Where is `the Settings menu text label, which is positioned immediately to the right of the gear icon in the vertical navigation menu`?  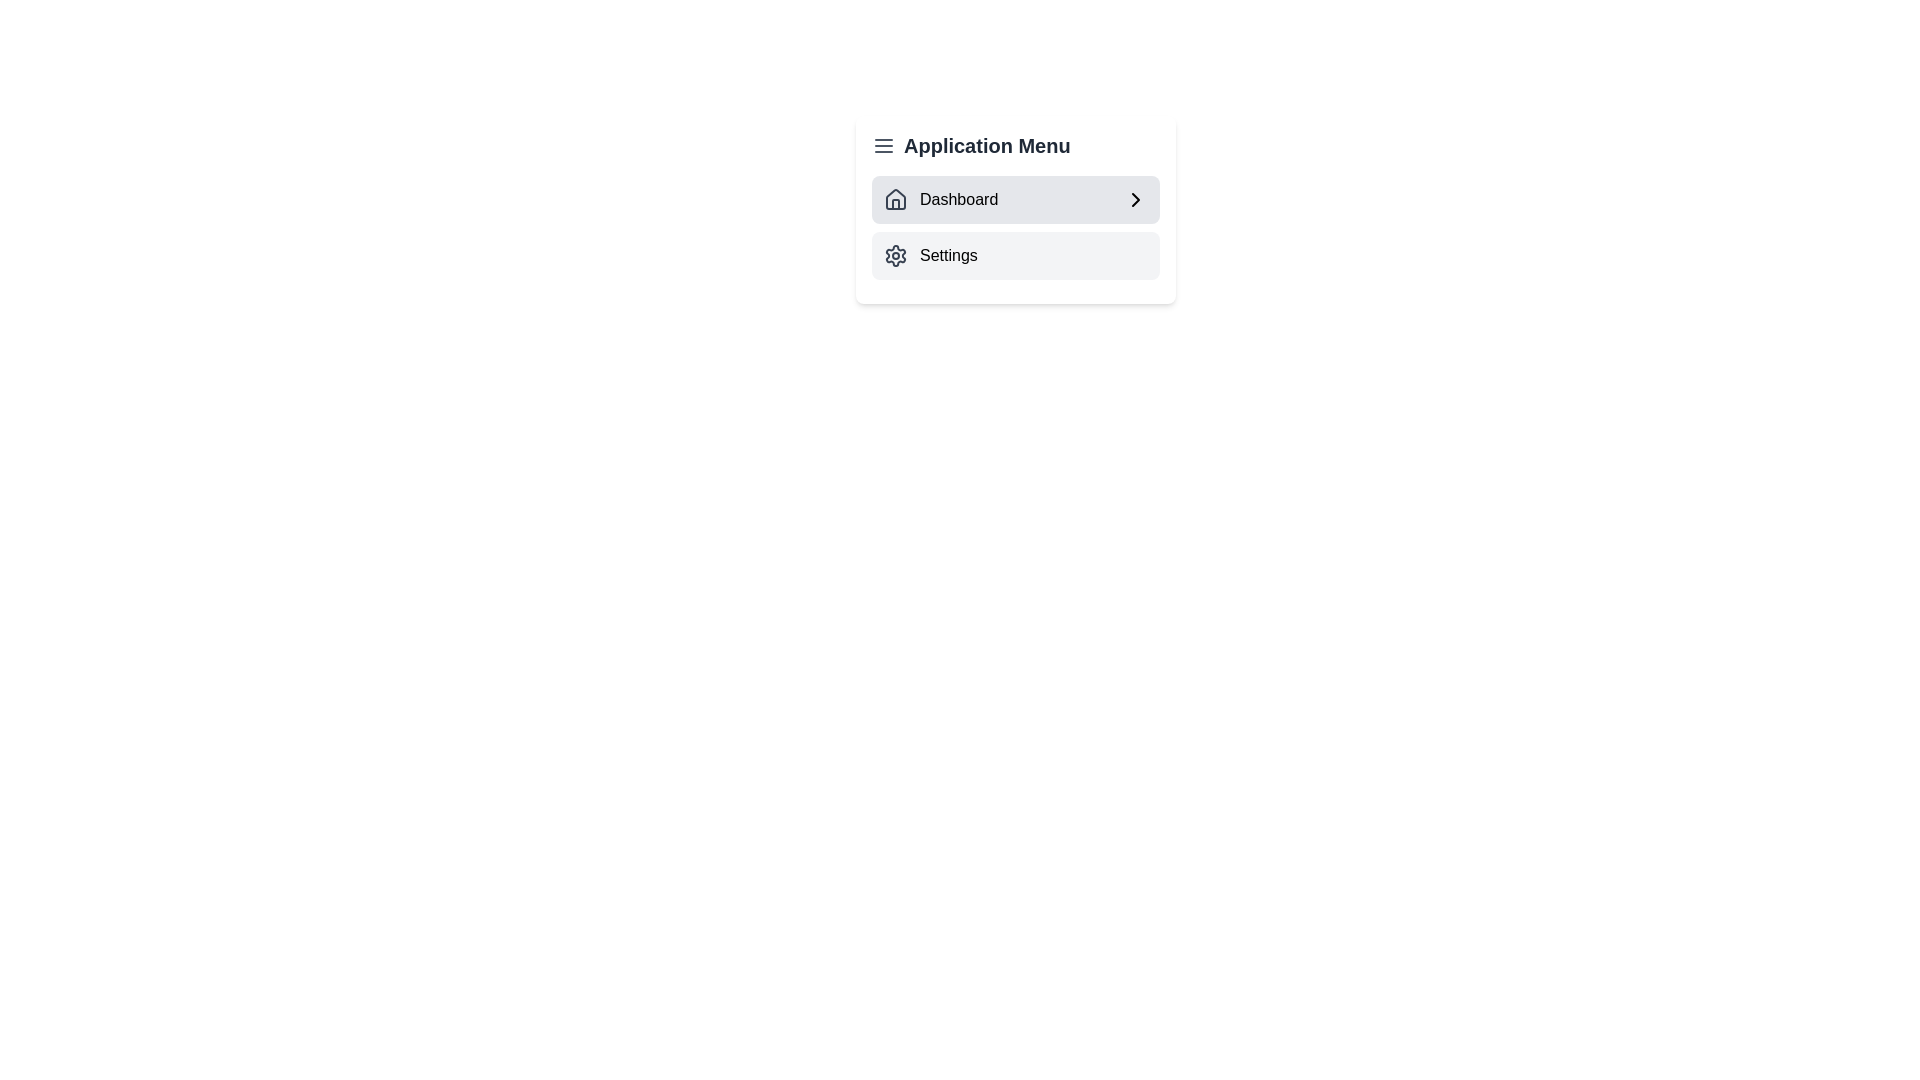
the Settings menu text label, which is positioned immediately to the right of the gear icon in the vertical navigation menu is located at coordinates (947, 254).